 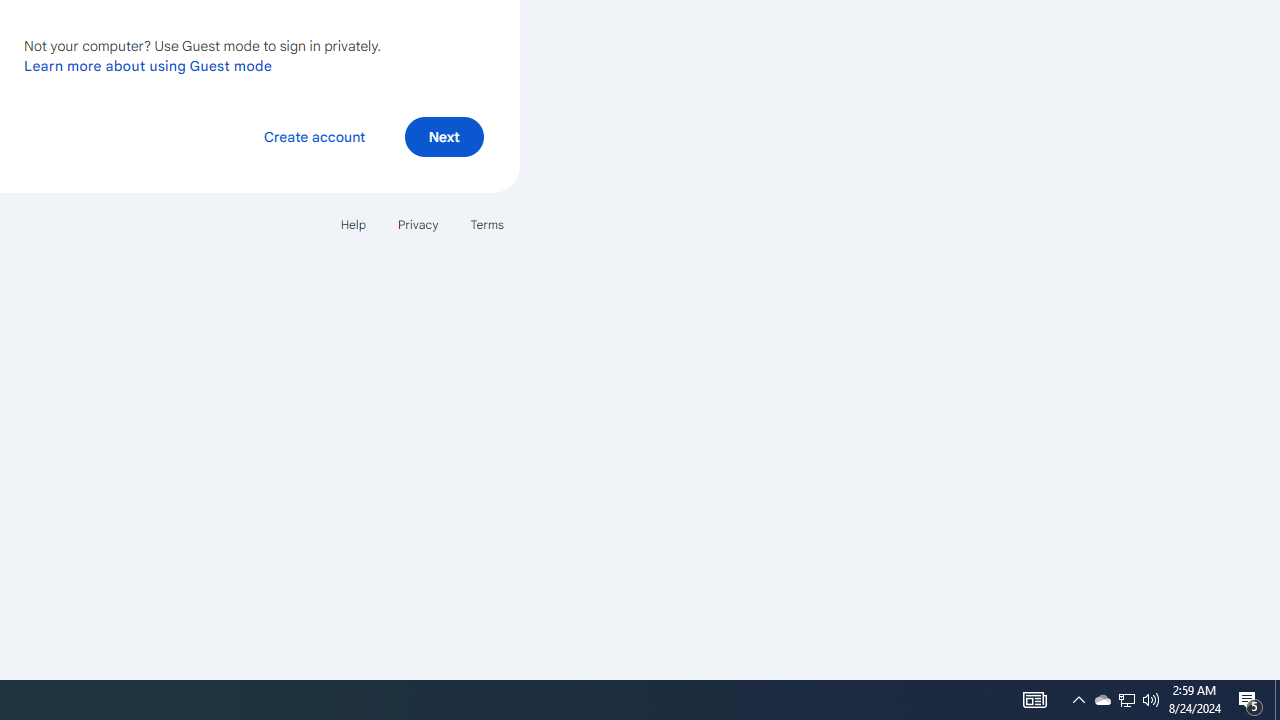 I want to click on 'Privacy', so click(x=416, y=224).